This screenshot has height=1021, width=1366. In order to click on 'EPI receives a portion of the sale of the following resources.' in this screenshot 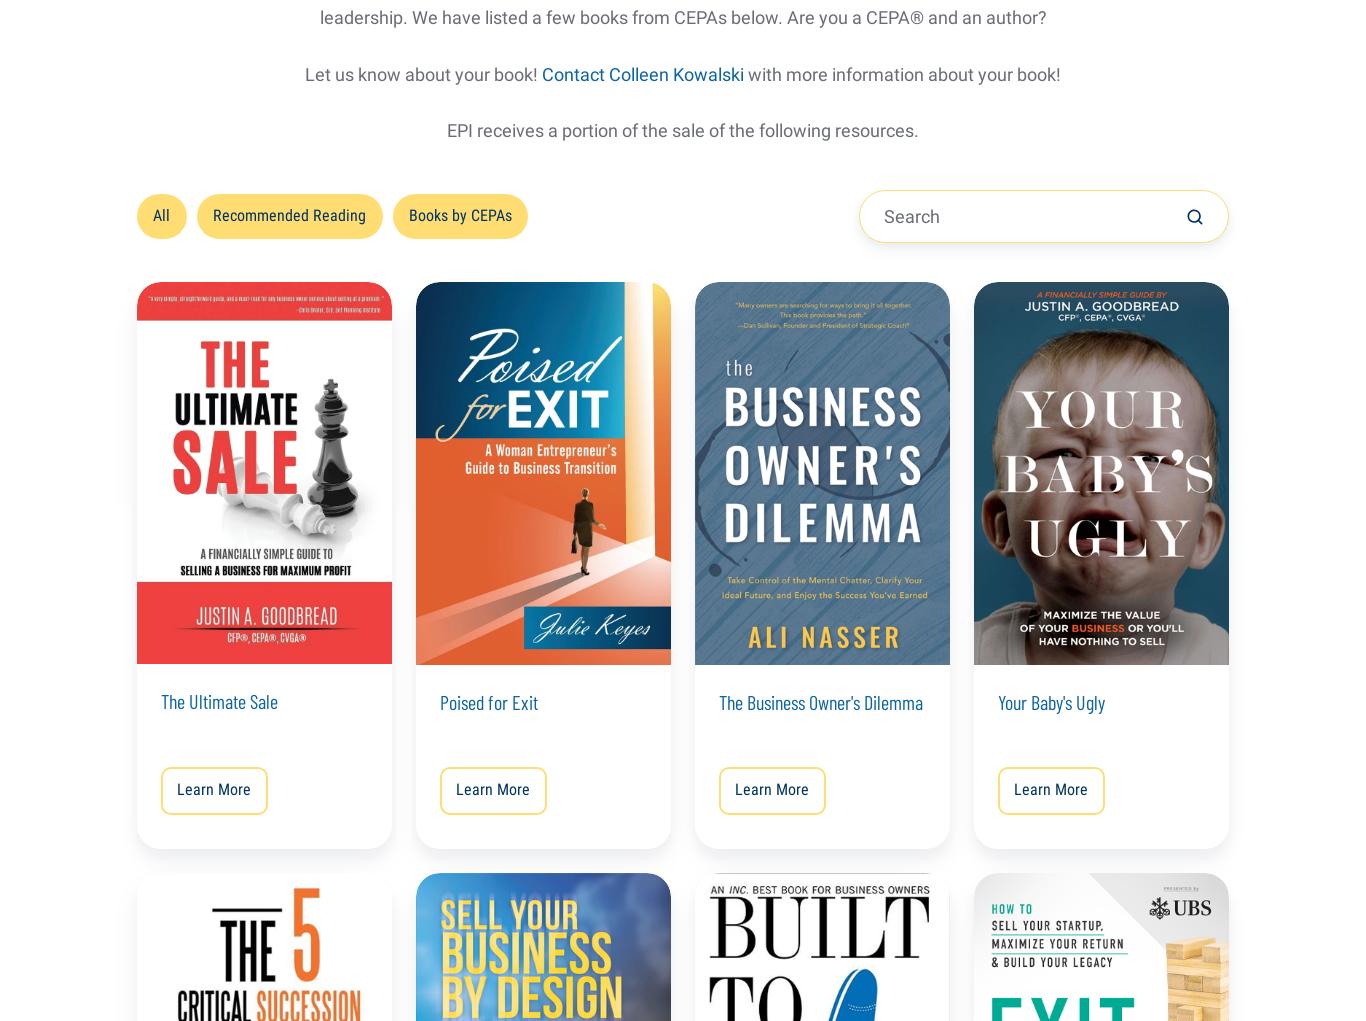, I will do `click(683, 129)`.